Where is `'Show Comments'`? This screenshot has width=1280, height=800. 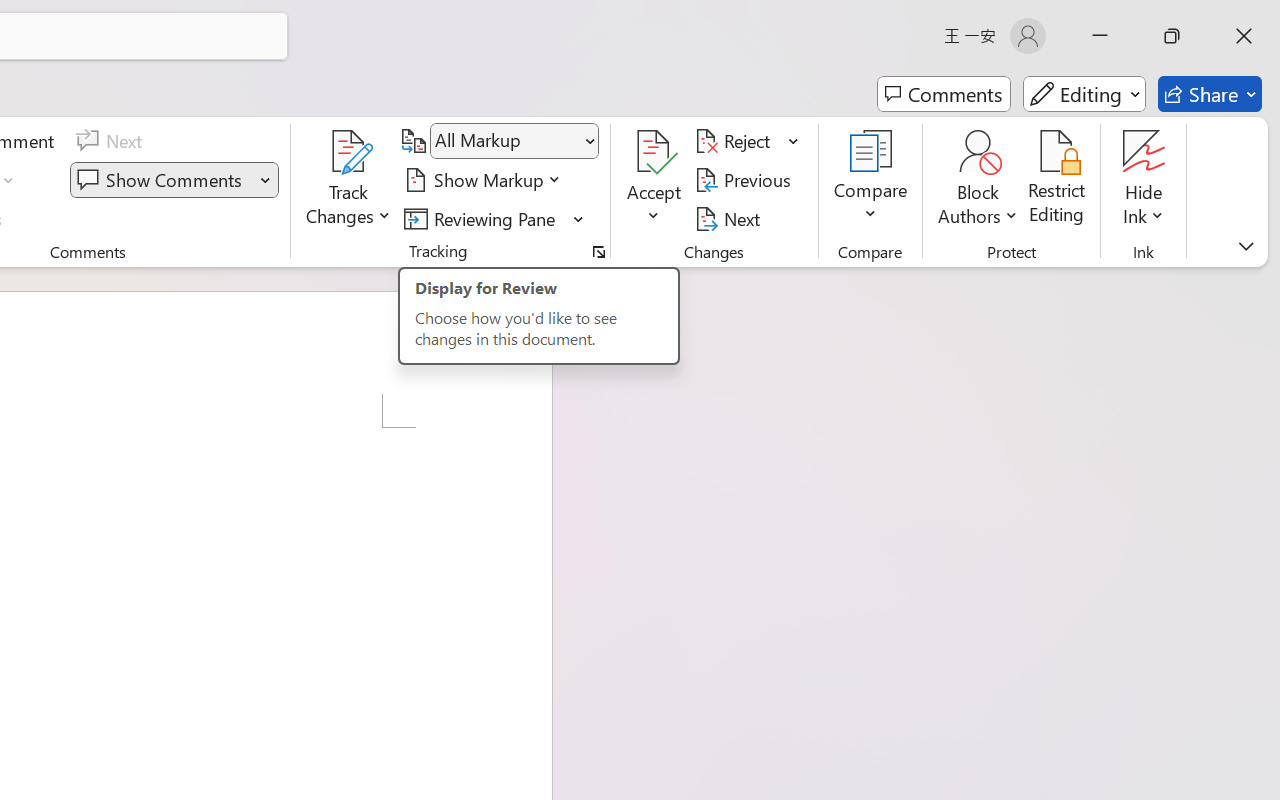 'Show Comments' is located at coordinates (174, 179).